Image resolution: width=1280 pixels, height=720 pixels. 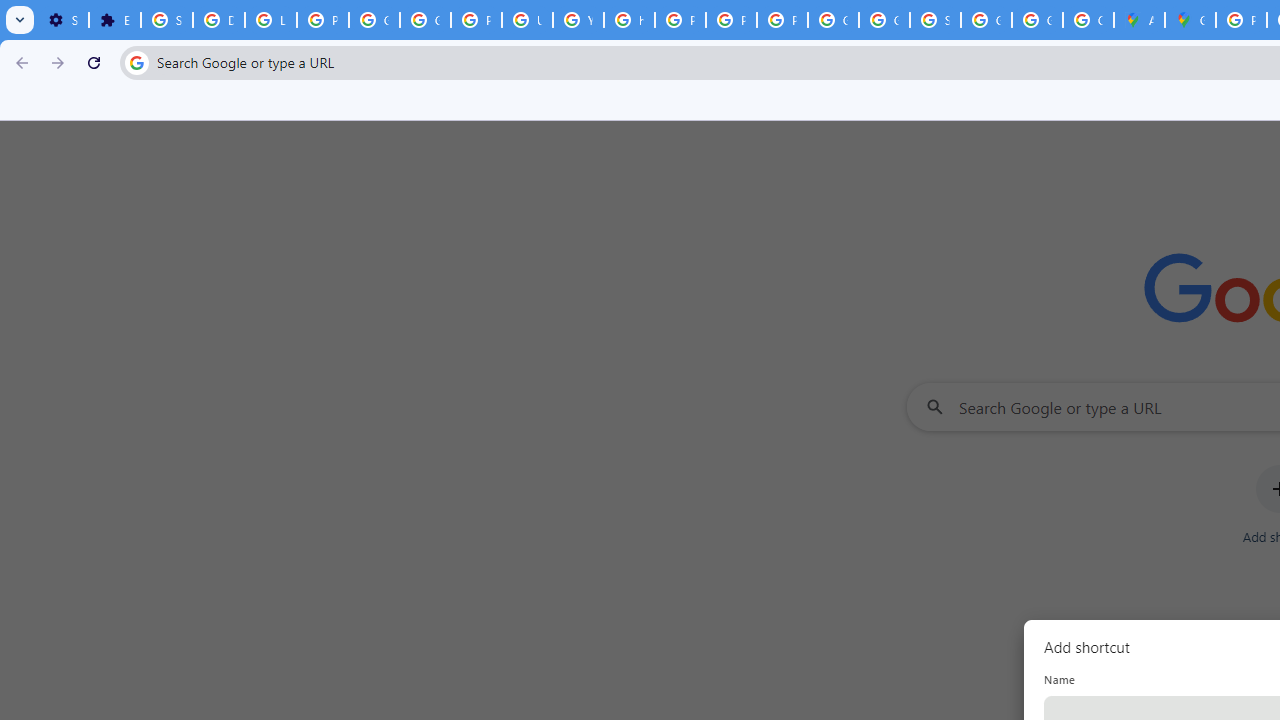 I want to click on 'Google Maps', so click(x=1190, y=20).